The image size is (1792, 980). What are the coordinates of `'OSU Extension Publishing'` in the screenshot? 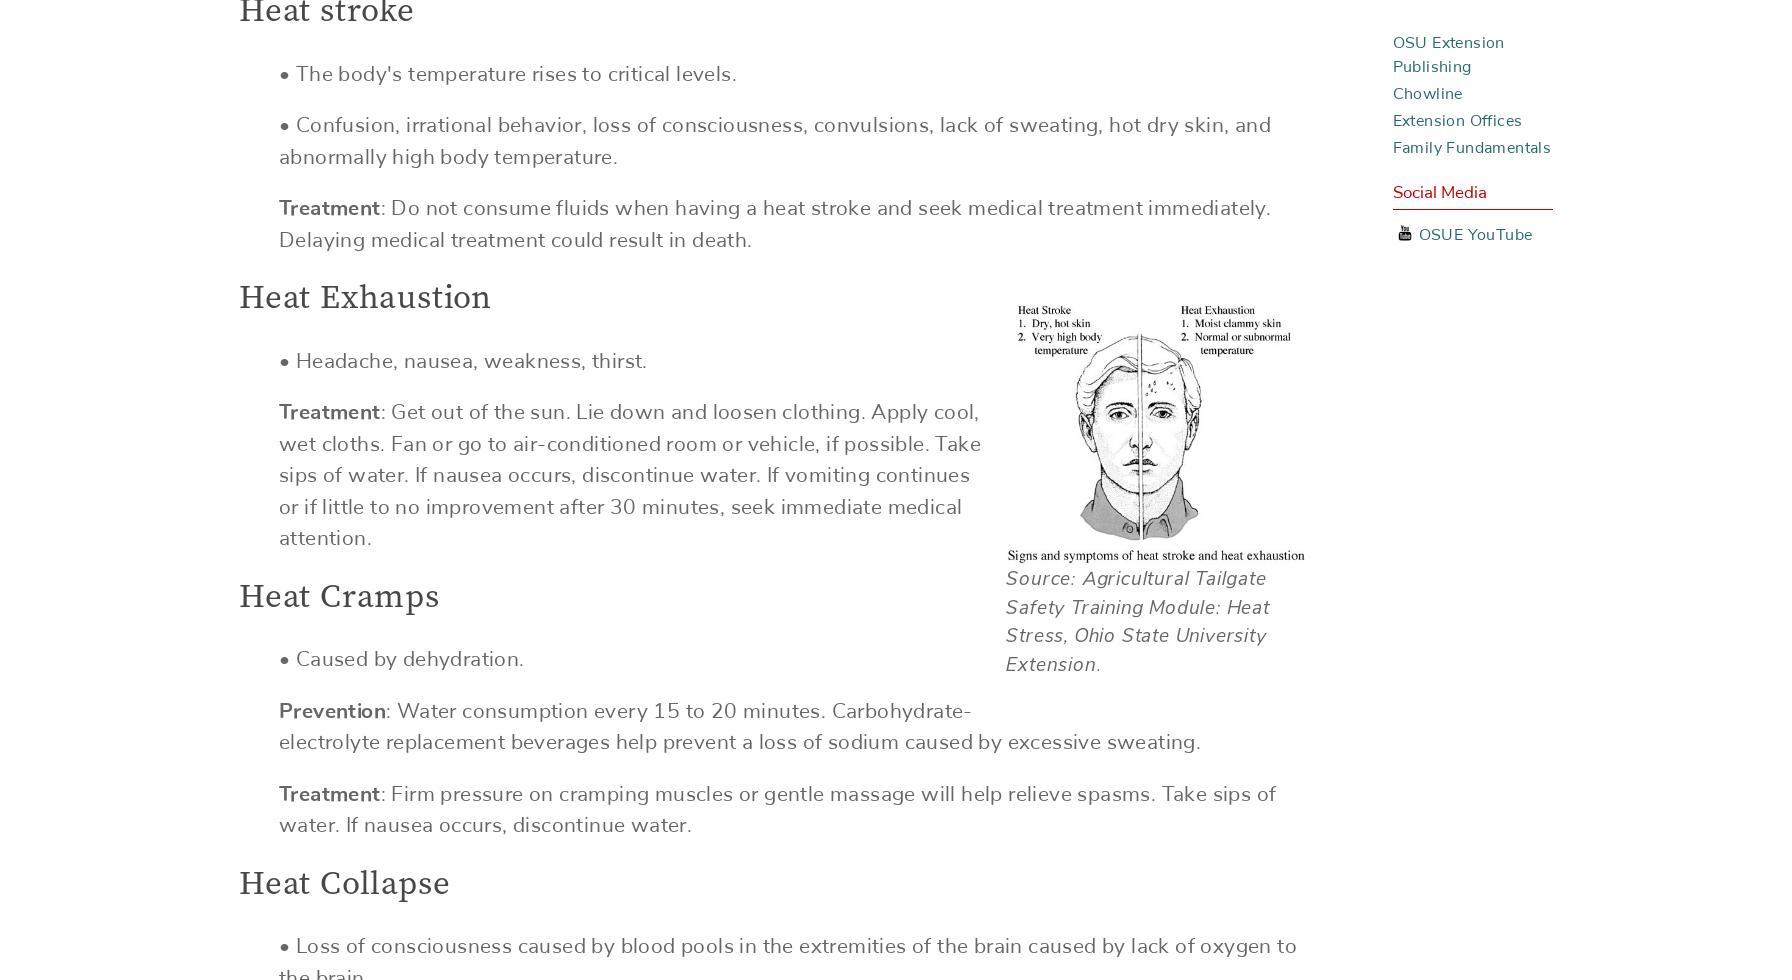 It's located at (1447, 53).